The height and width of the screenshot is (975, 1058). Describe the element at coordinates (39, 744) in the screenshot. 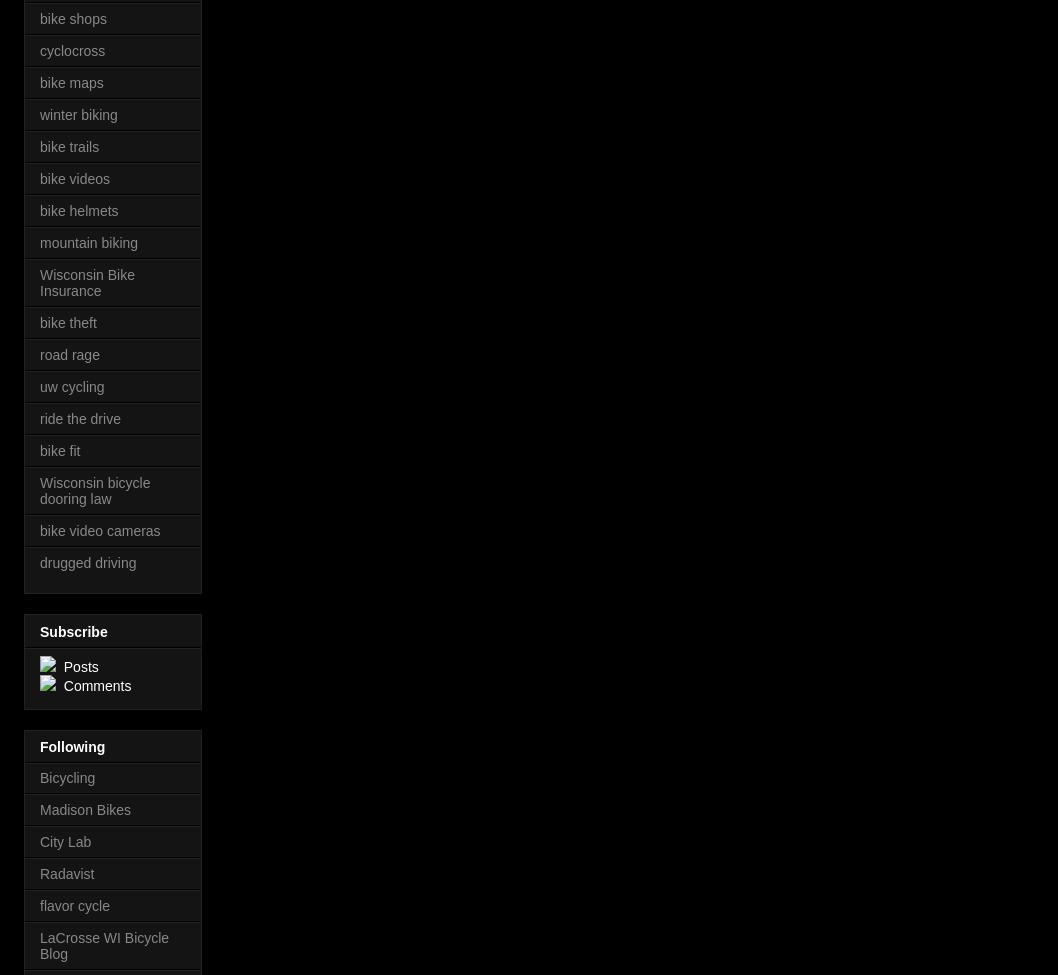

I see `'Following'` at that location.